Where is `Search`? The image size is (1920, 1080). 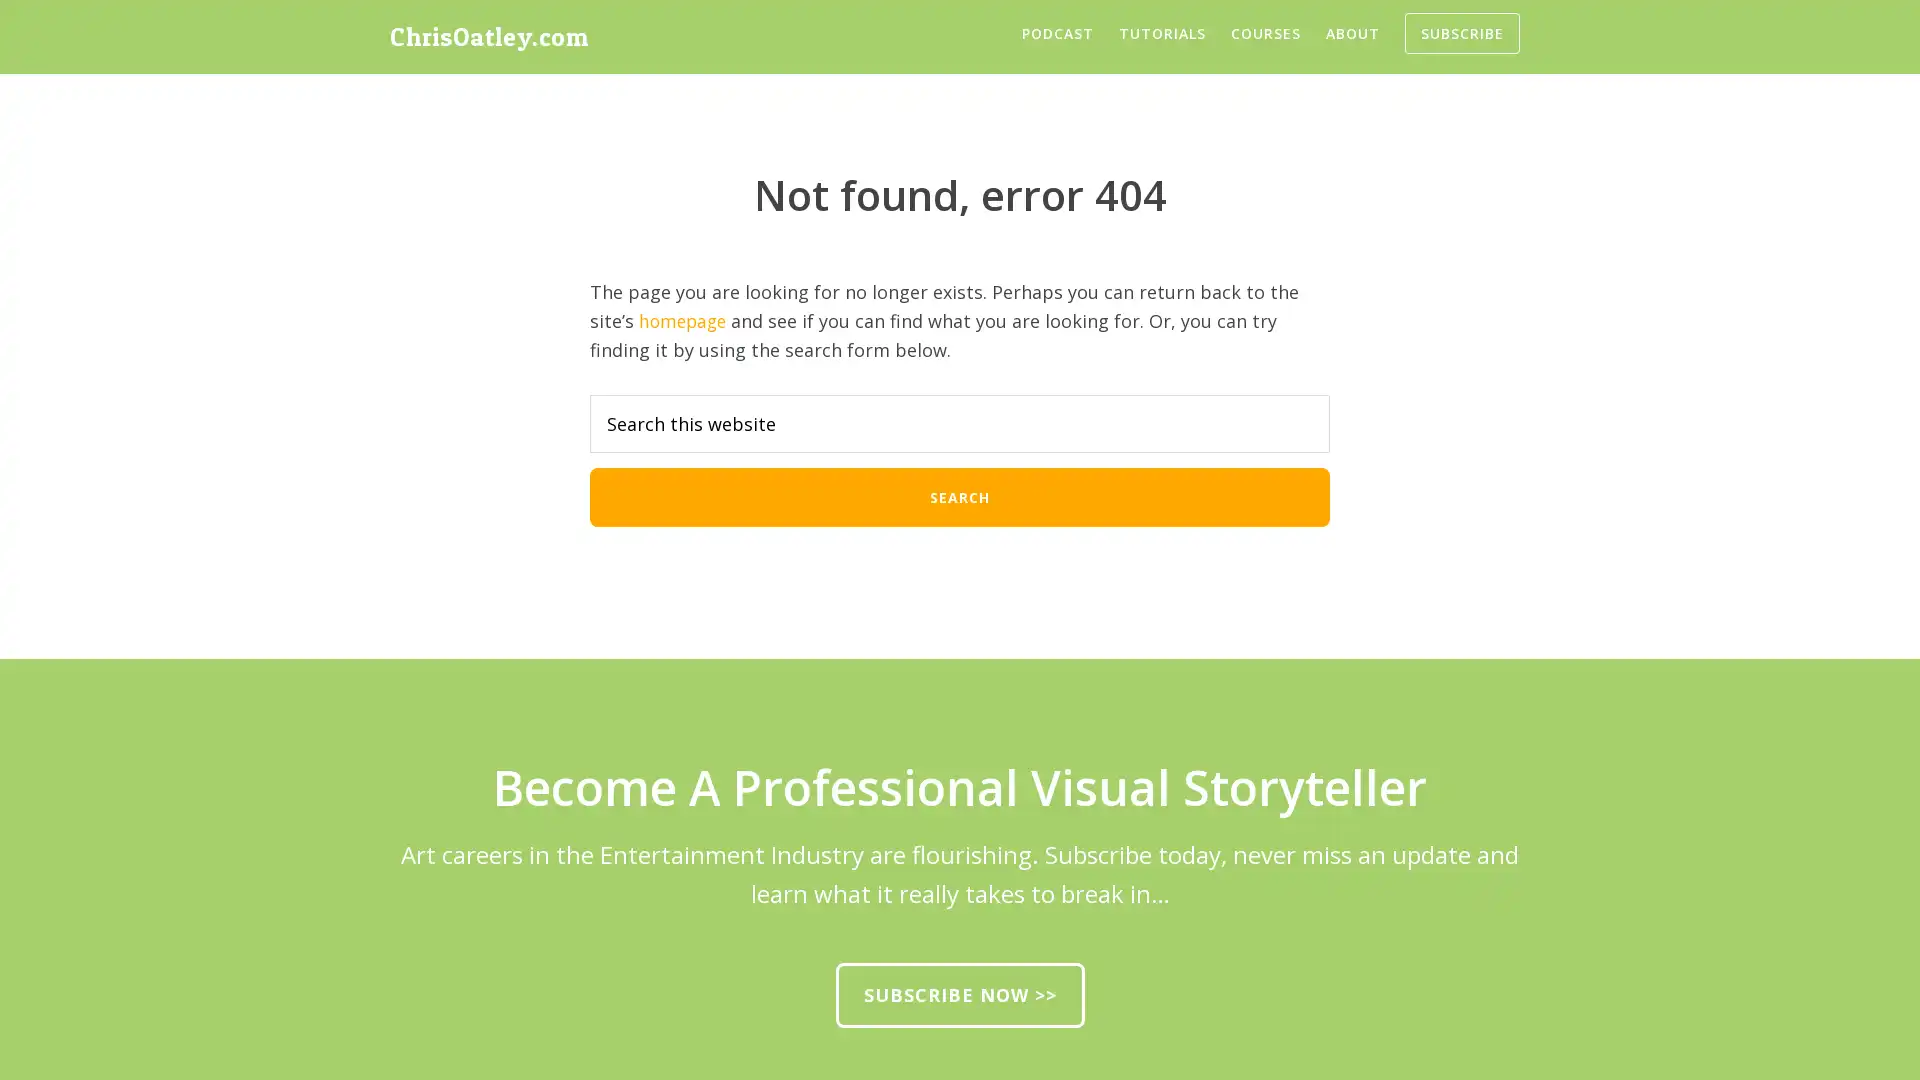
Search is located at coordinates (960, 495).